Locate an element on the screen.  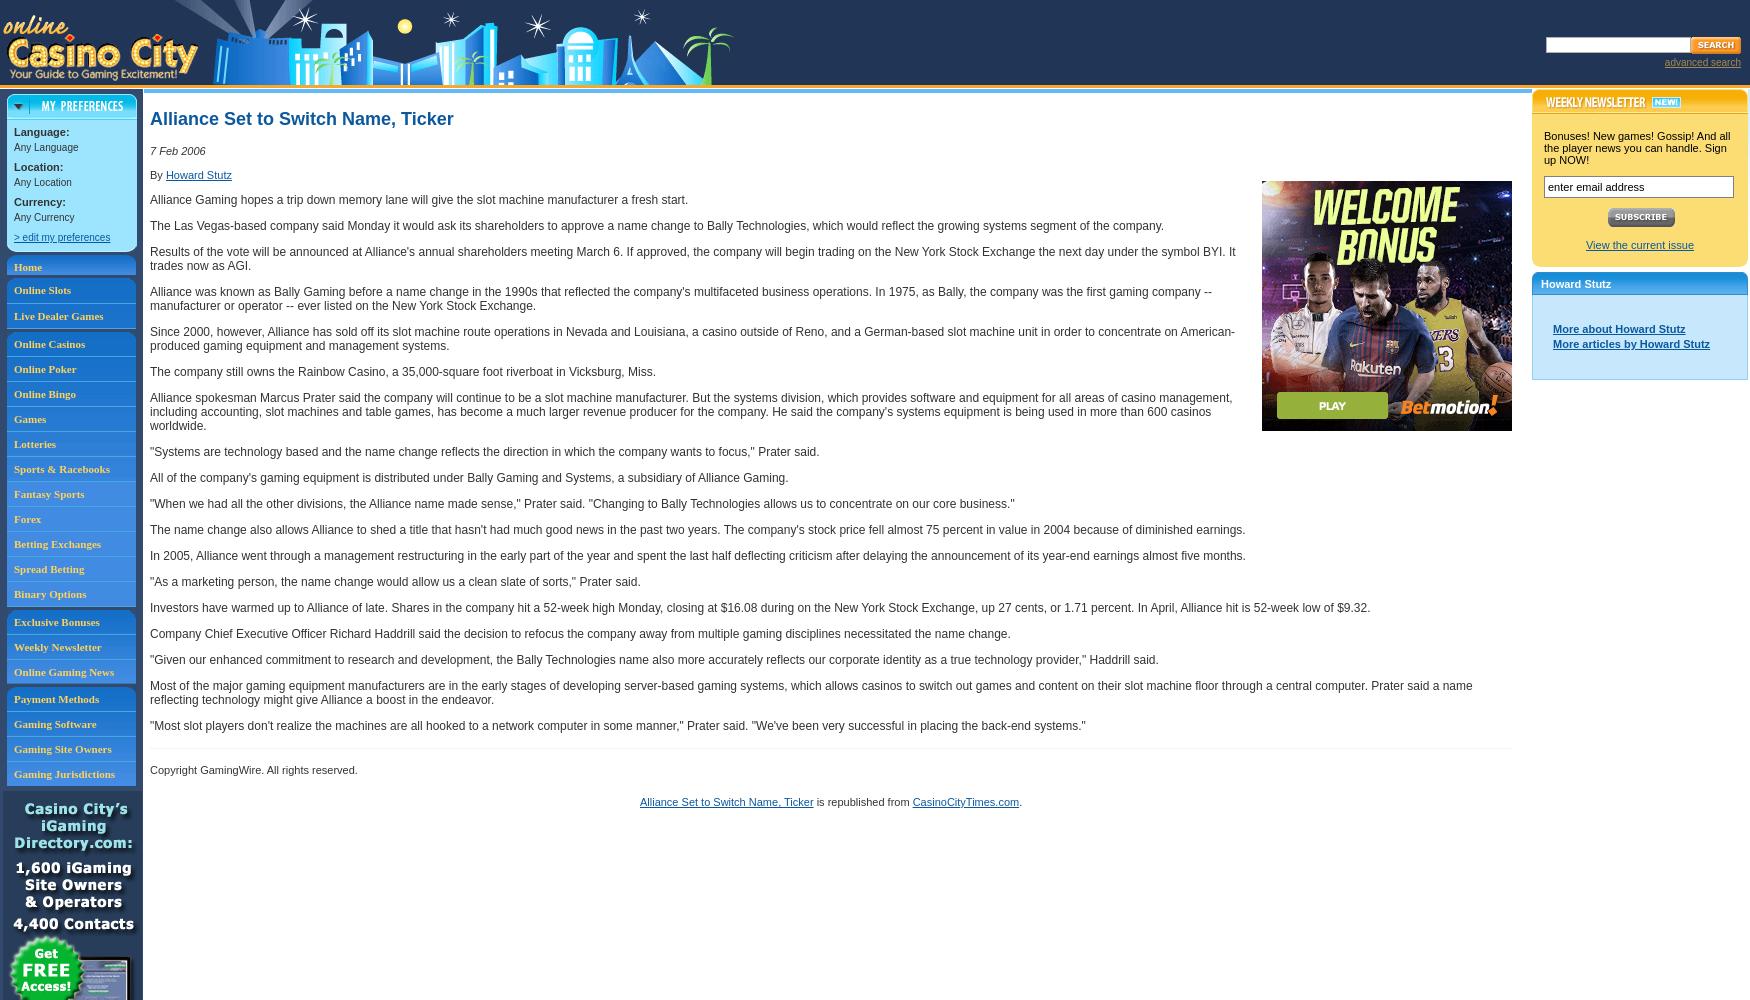
'"When we had all the other divisions, the Alliance name made sense," Prater said. "Changing to Bally Technologies allows us to concentrate on our core business."' is located at coordinates (582, 504).